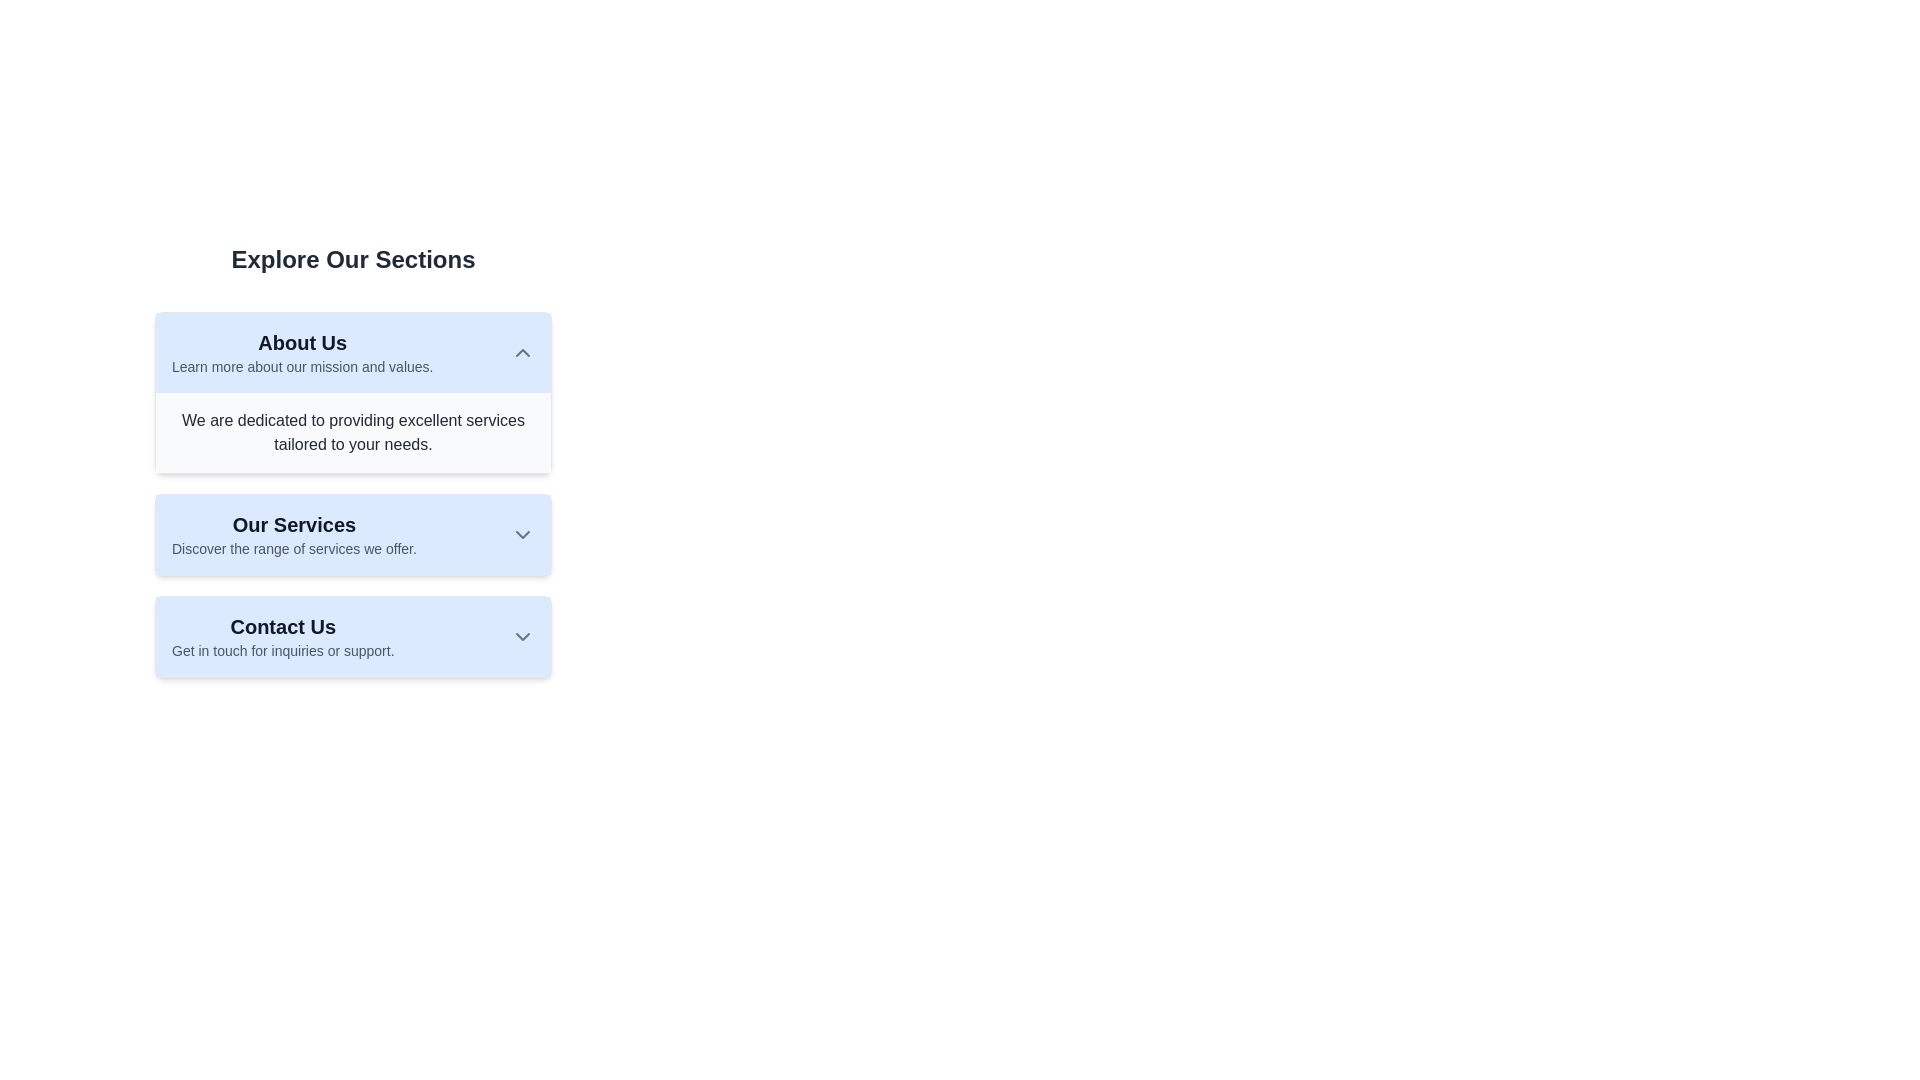 The width and height of the screenshot is (1920, 1080). Describe the element at coordinates (353, 534) in the screenshot. I see `the 'Our Services' collapsible section header, which has a light blue background and contains bold black text` at that location.